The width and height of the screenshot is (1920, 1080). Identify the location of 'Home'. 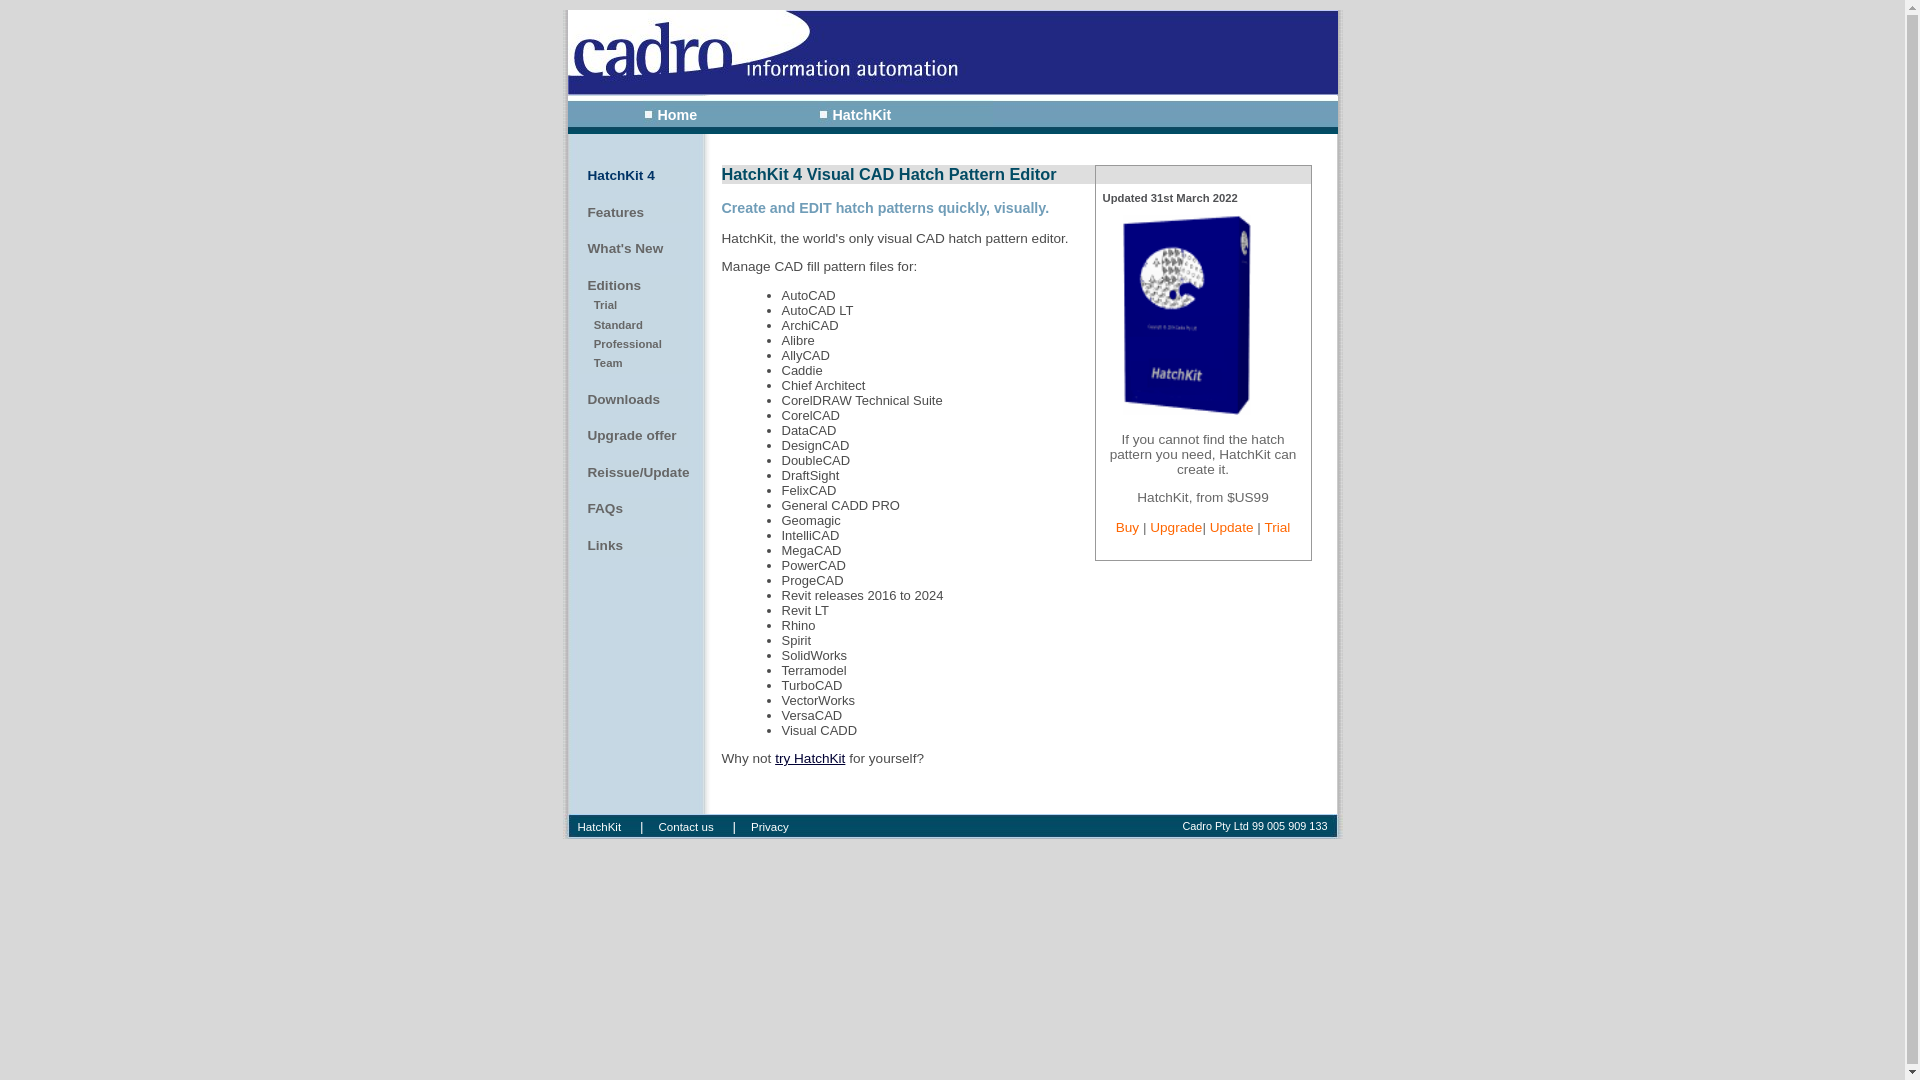
(642, 115).